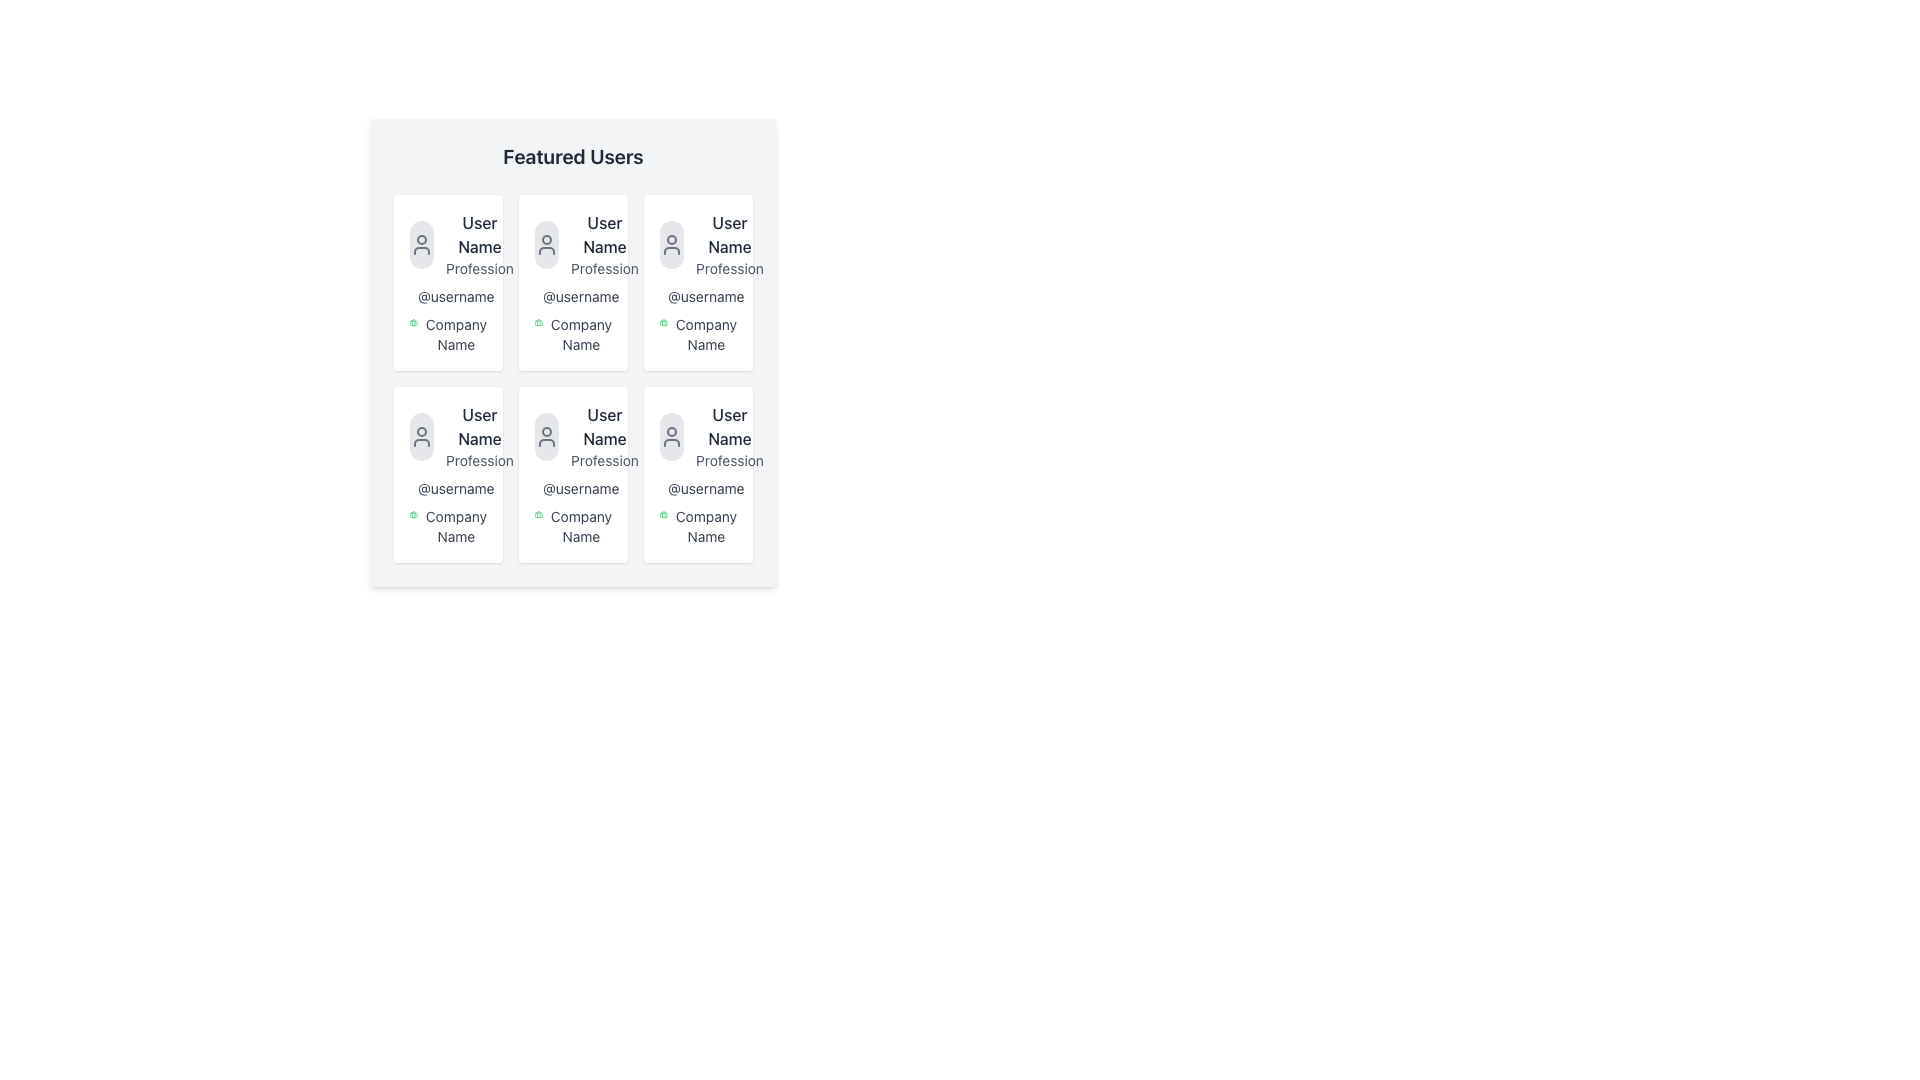 This screenshot has width=1920, height=1080. I want to click on the small green briefcase icon located next to the text 'Company Name' in the first row, third column card under the 'Featured Users' section, so click(663, 322).